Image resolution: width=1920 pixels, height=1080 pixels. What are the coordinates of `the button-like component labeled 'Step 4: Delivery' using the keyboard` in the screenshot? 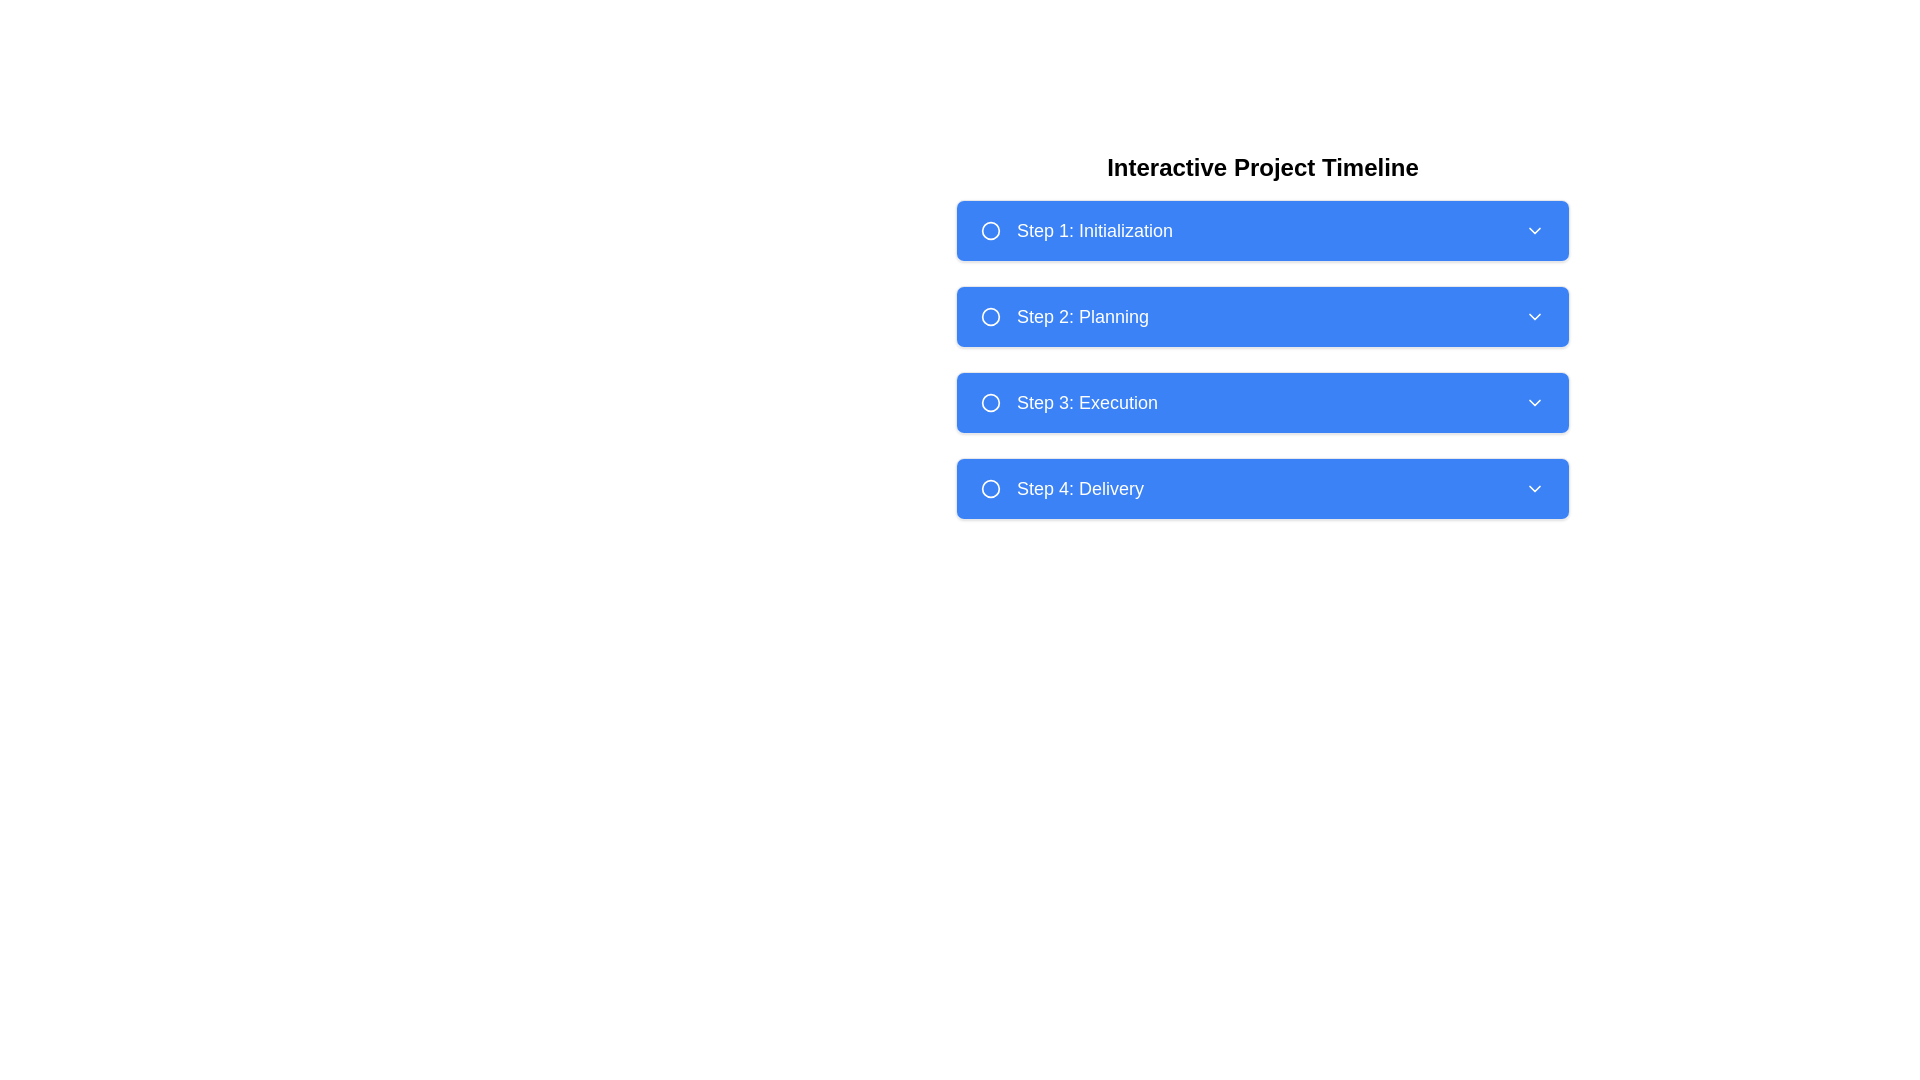 It's located at (1261, 489).